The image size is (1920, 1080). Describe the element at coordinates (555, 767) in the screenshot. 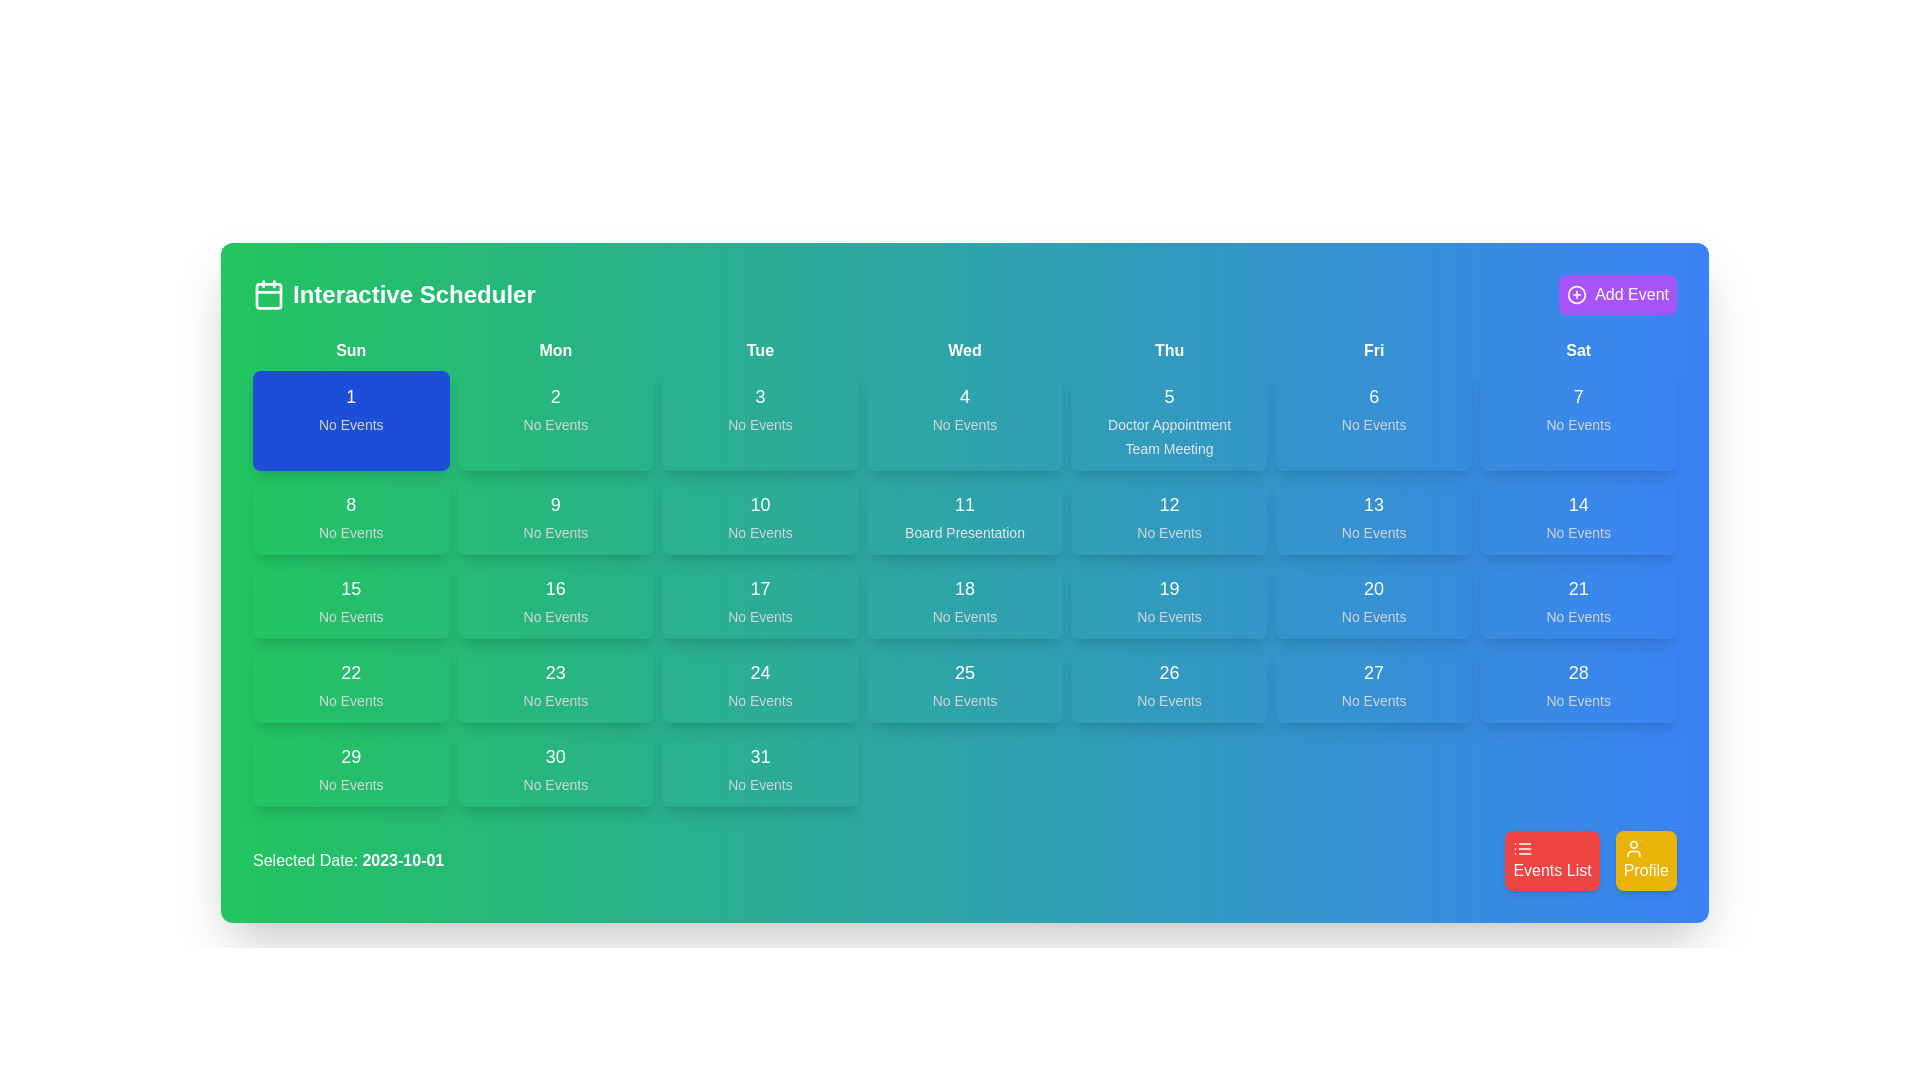

I see `the Calendar Day Tile displaying '30'` at that location.